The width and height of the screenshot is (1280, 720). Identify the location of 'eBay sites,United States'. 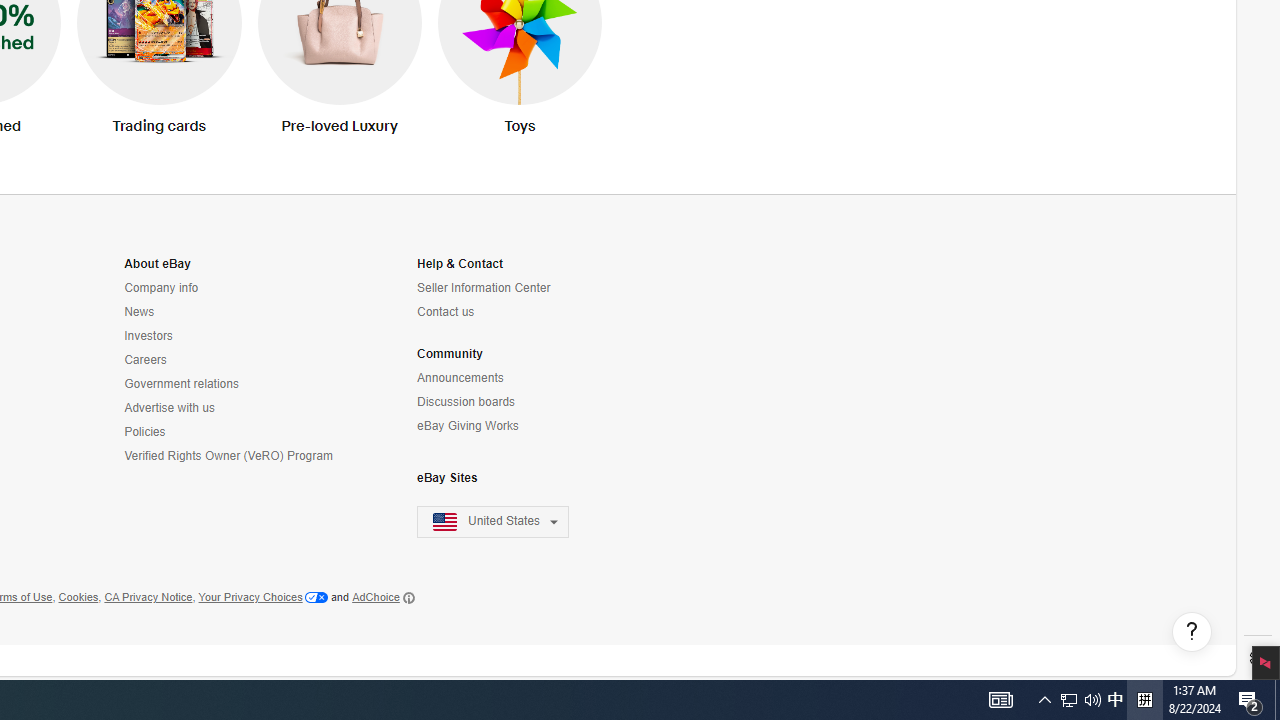
(493, 521).